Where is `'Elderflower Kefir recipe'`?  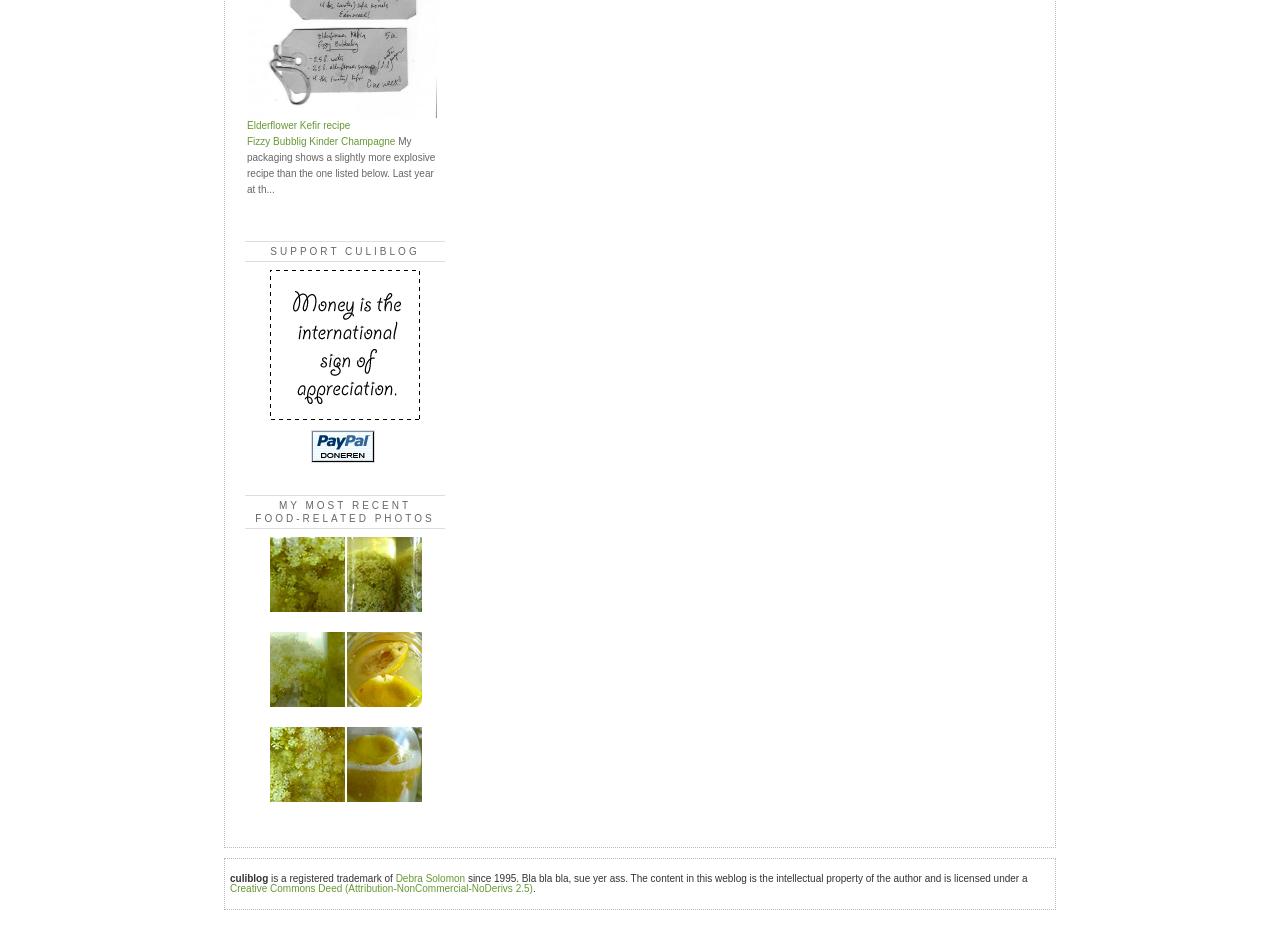 'Elderflower Kefir recipe' is located at coordinates (246, 124).